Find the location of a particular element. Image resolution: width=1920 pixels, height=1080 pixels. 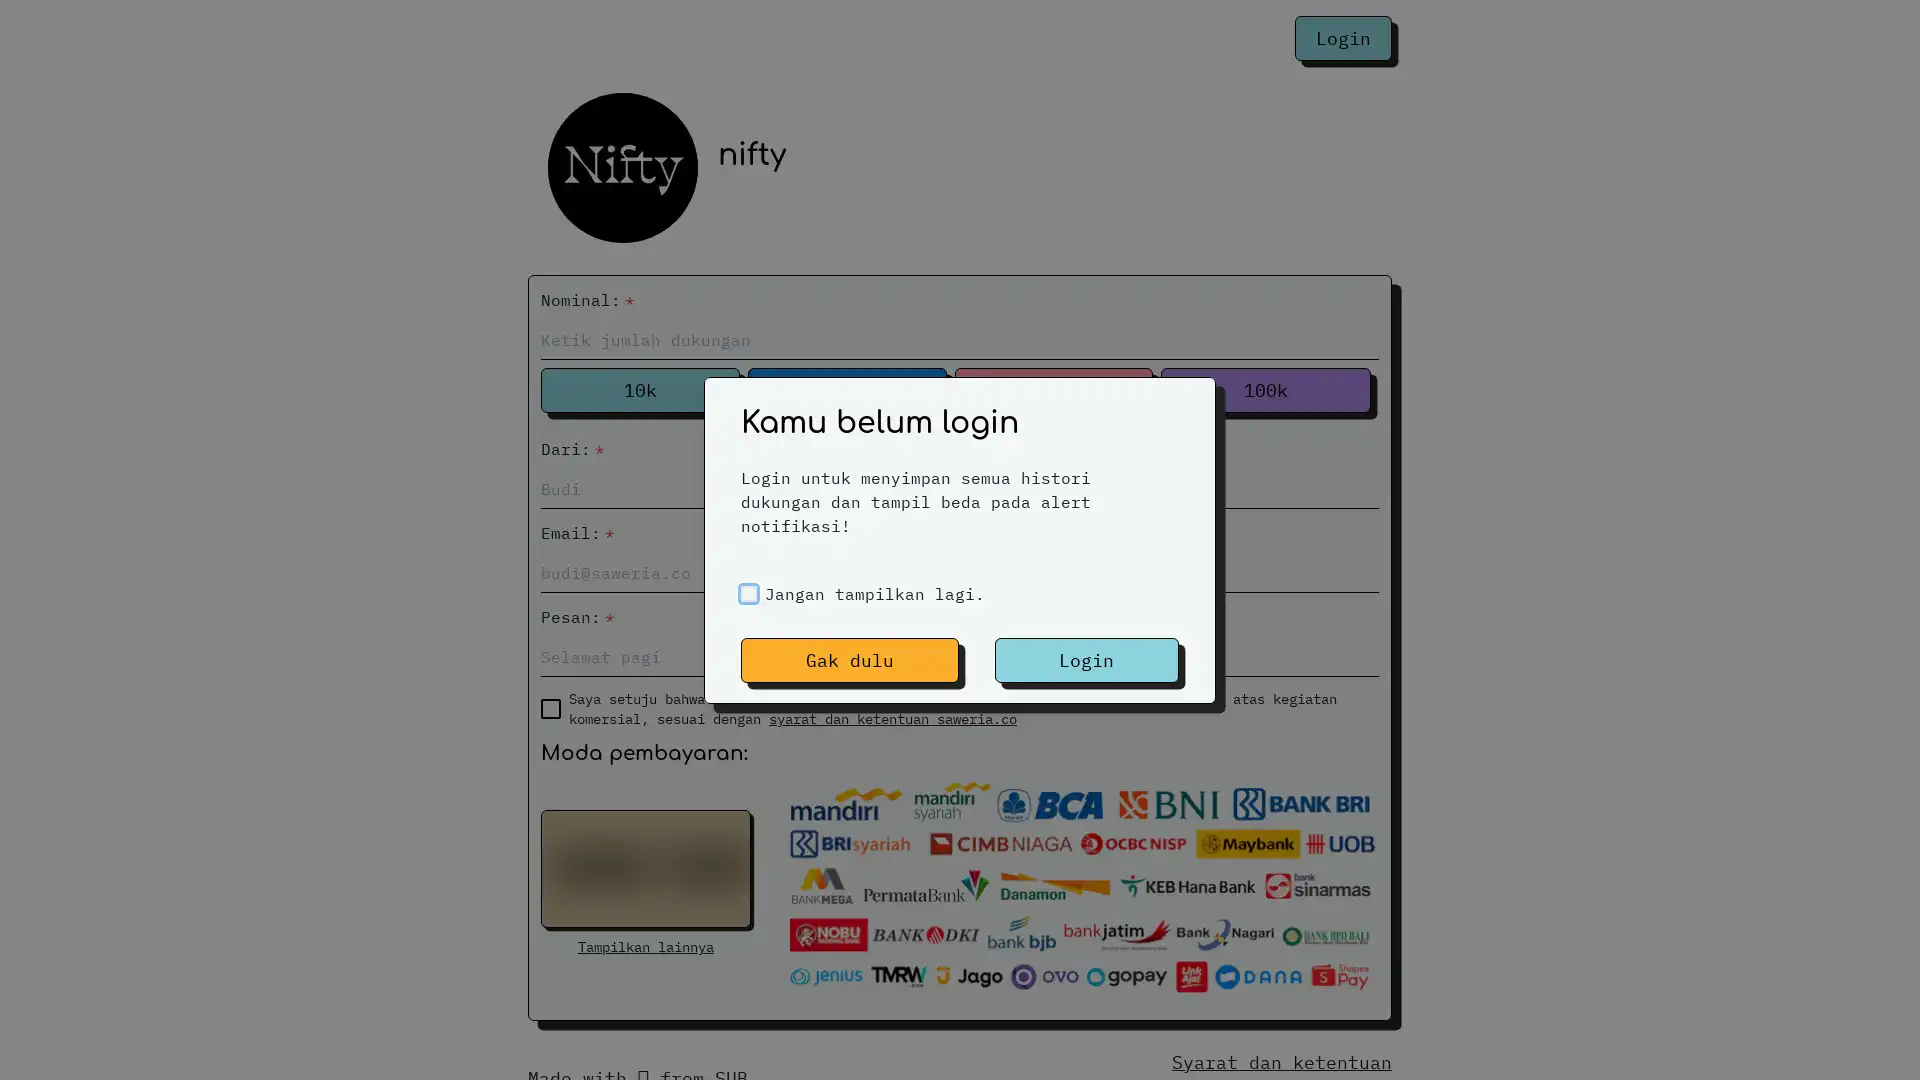

10k is located at coordinates (638, 390).